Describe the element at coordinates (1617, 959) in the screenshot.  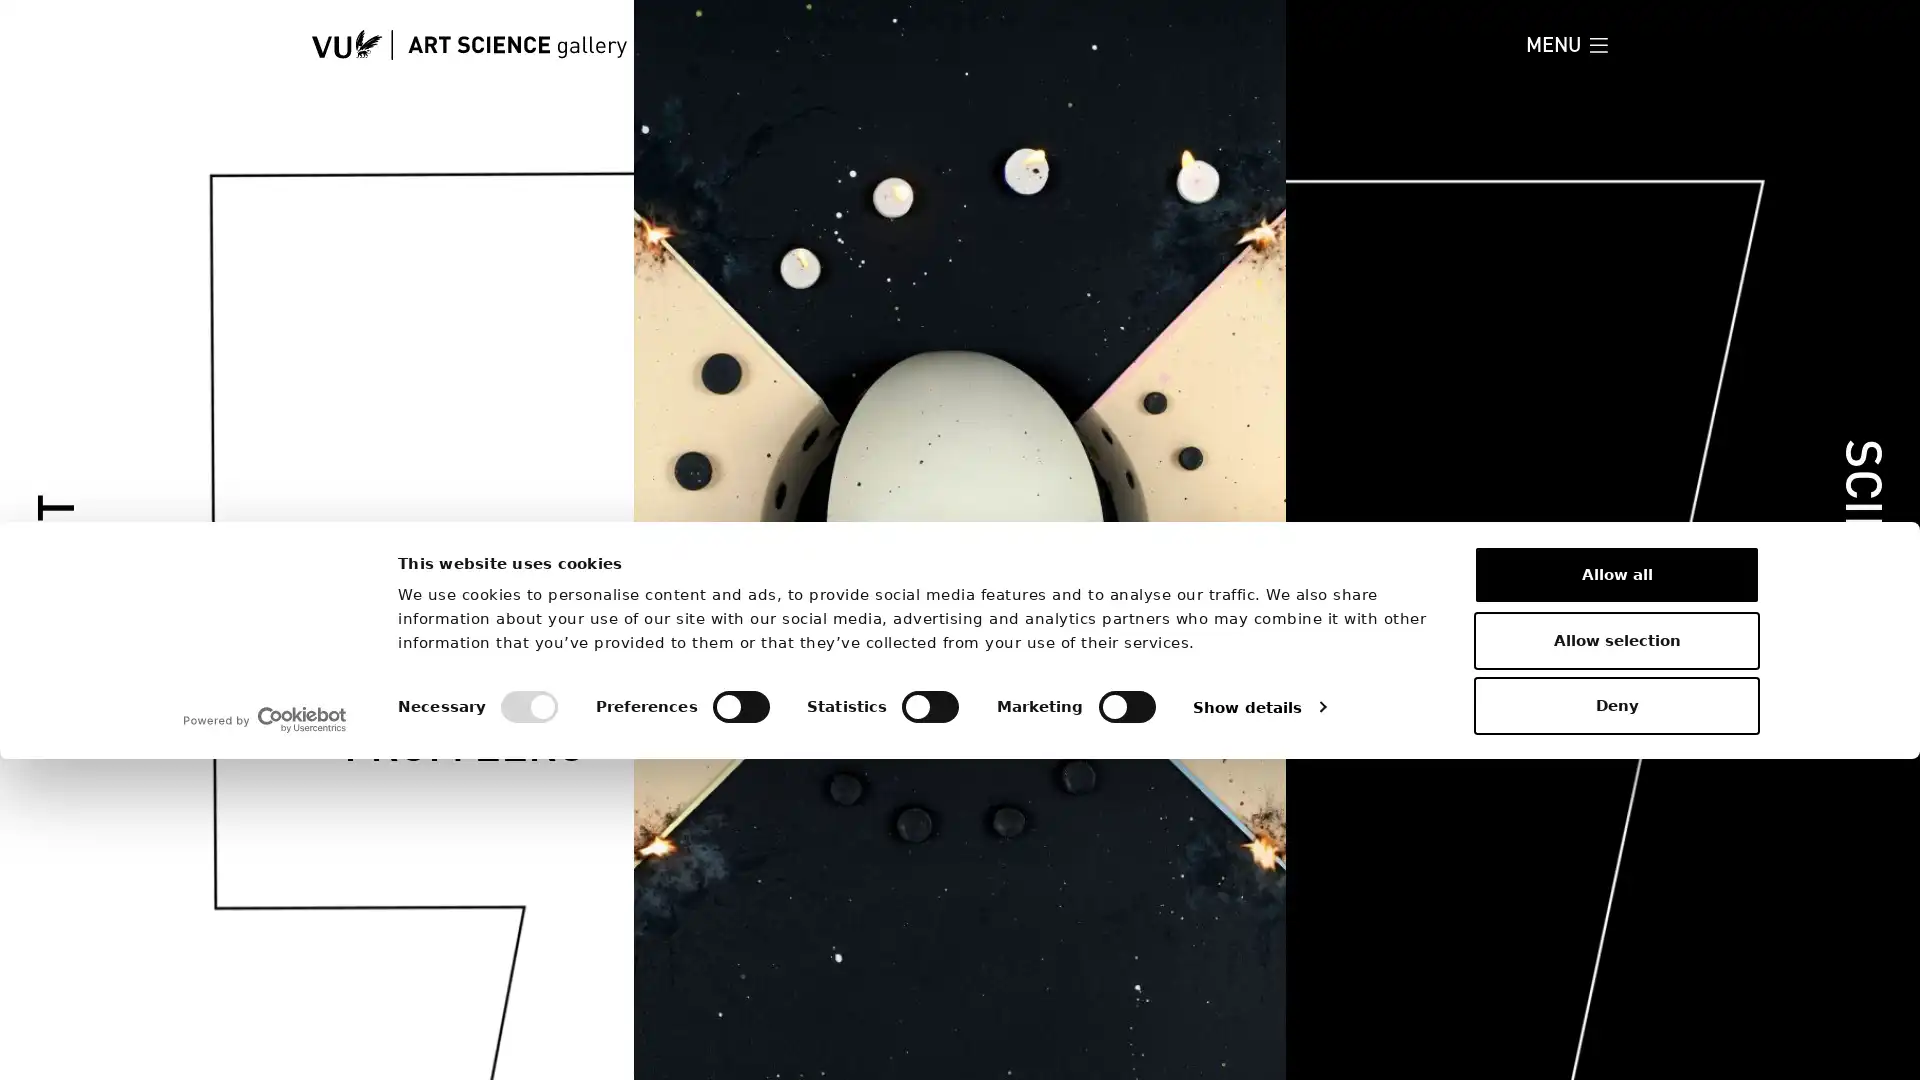
I see `Allow selection` at that location.